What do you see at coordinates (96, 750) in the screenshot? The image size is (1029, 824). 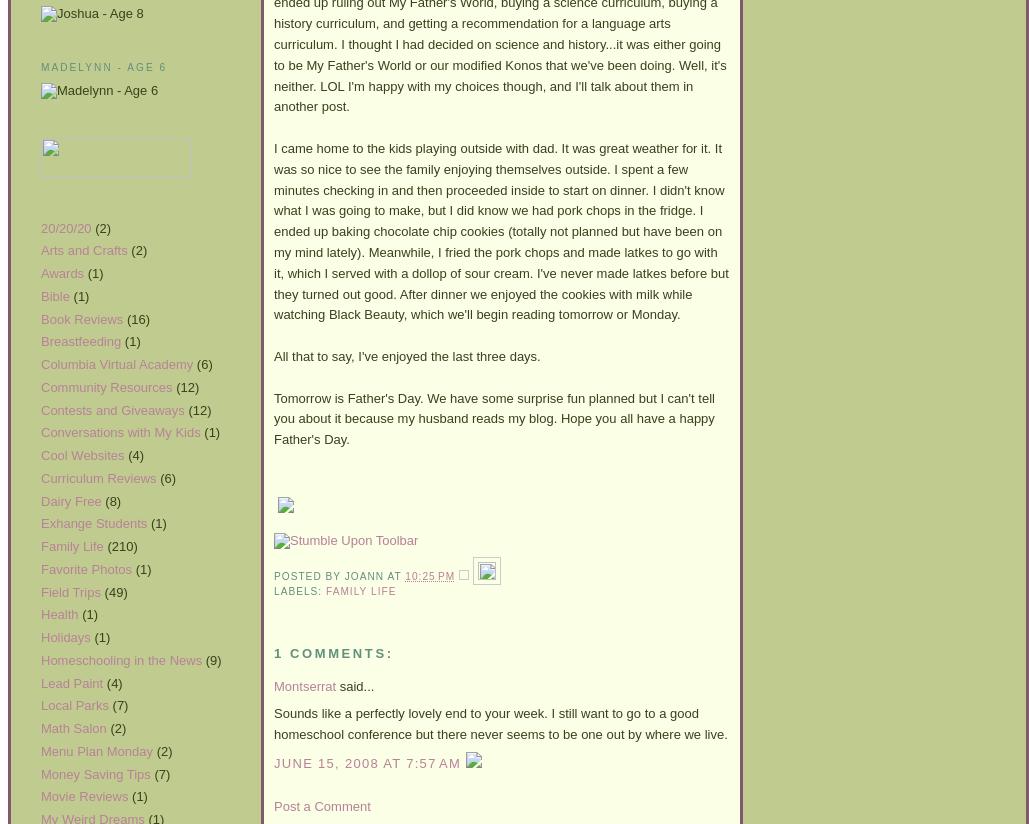 I see `'Menu Plan Monday'` at bounding box center [96, 750].